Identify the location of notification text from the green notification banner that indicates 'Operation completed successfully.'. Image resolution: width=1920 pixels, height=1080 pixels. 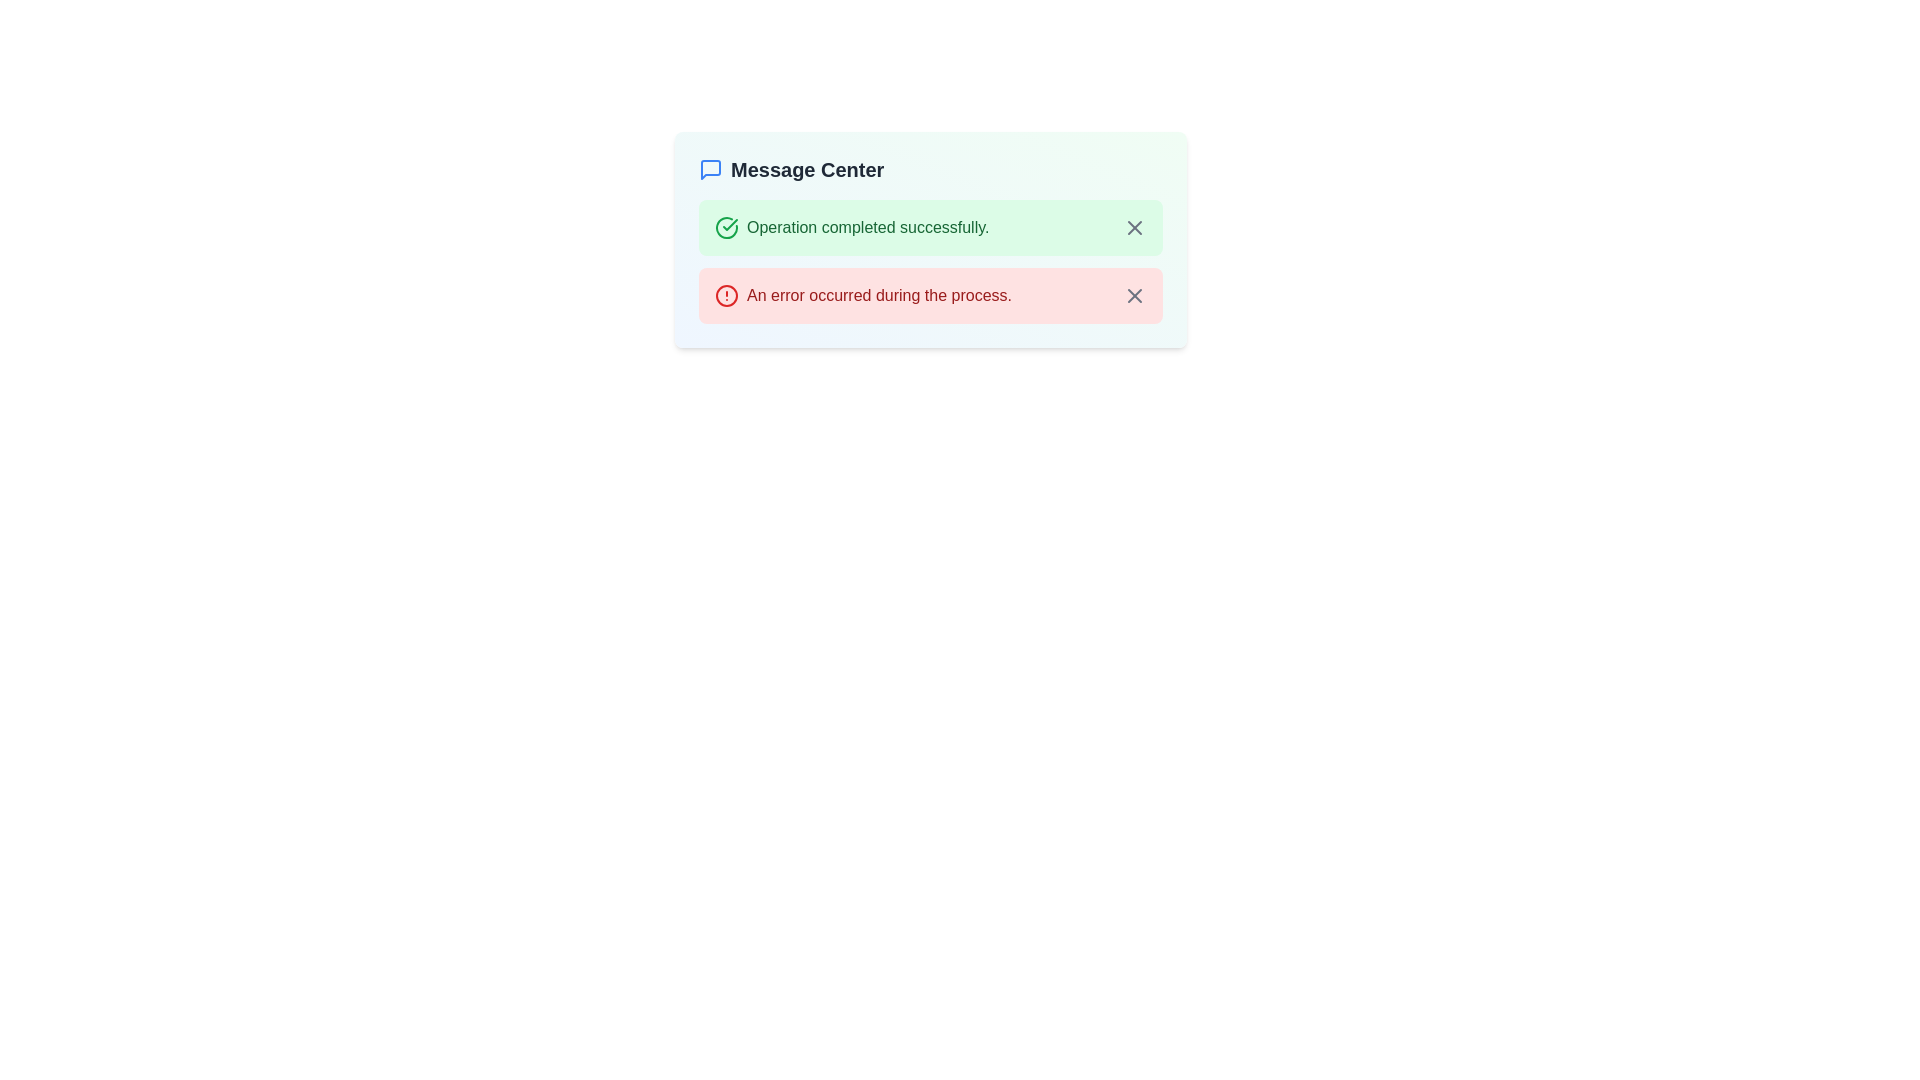
(930, 226).